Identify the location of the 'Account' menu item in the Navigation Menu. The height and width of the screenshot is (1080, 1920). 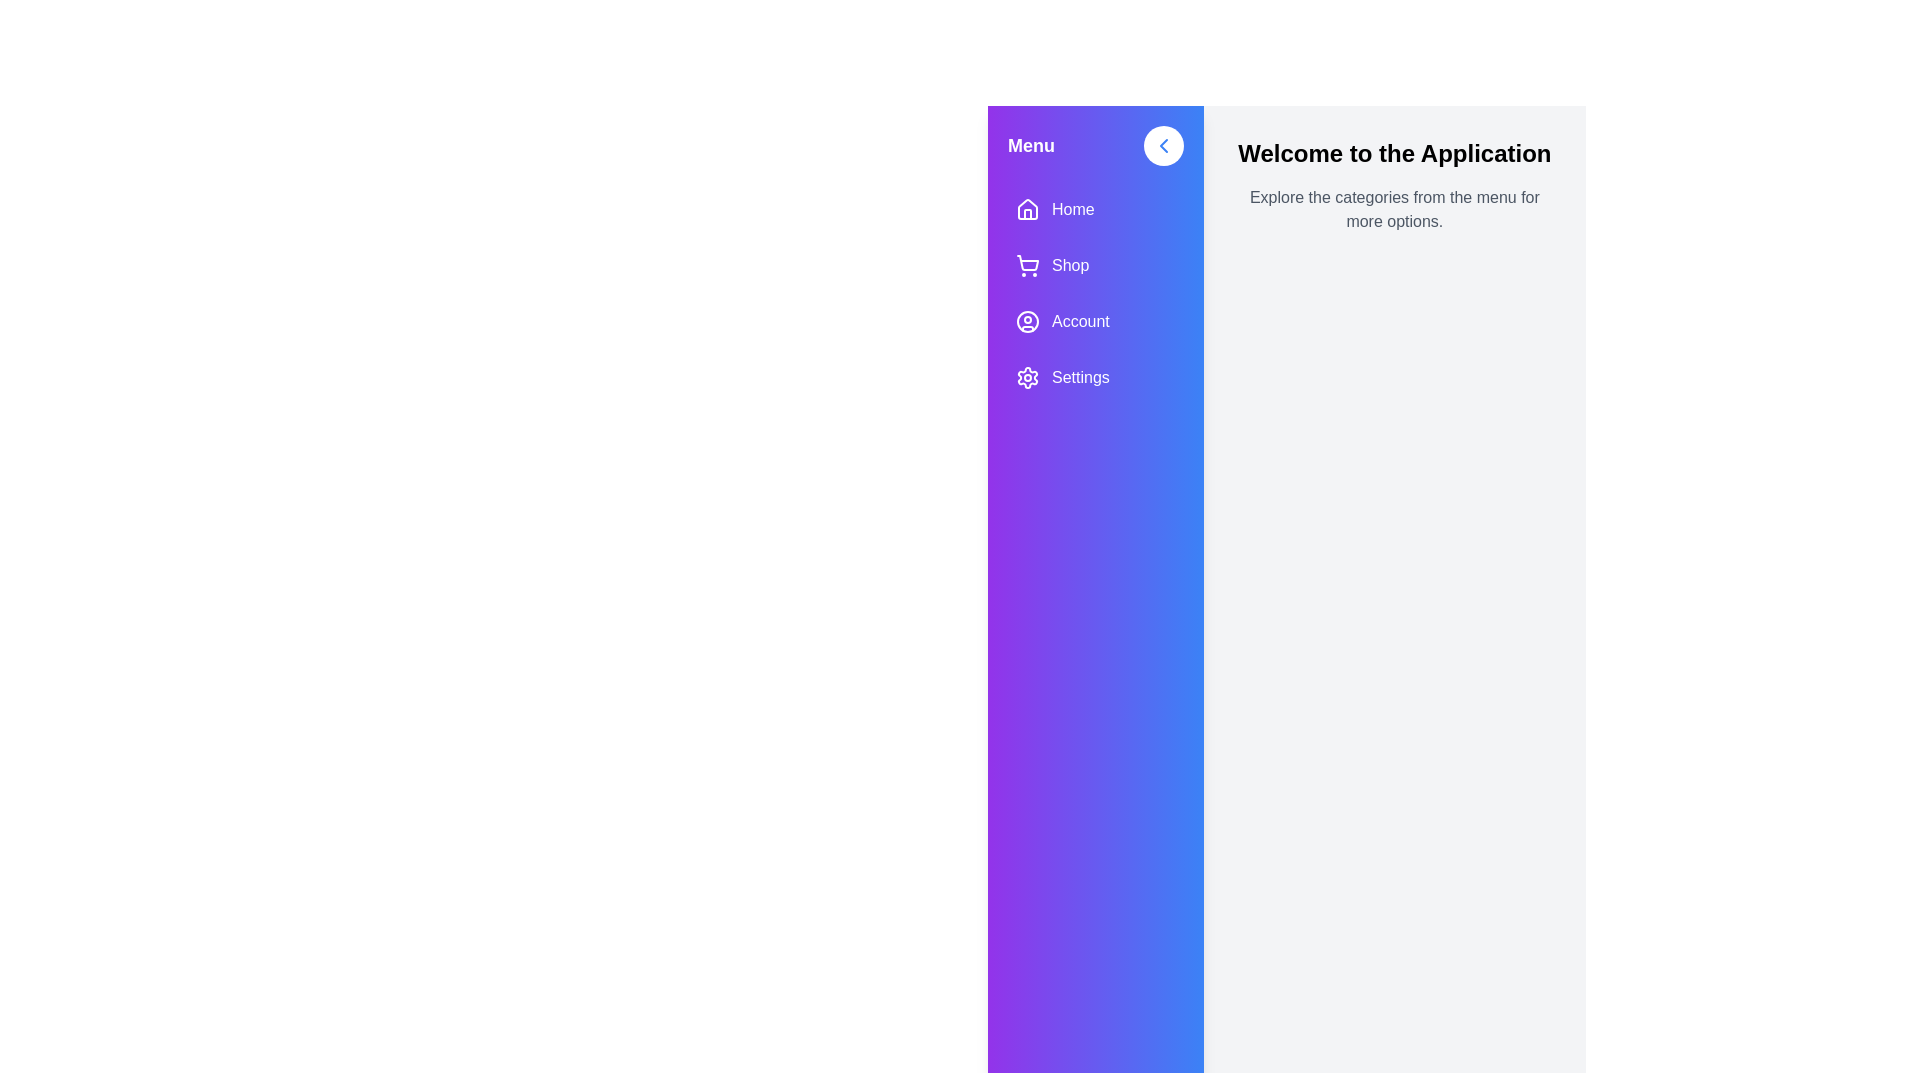
(1094, 293).